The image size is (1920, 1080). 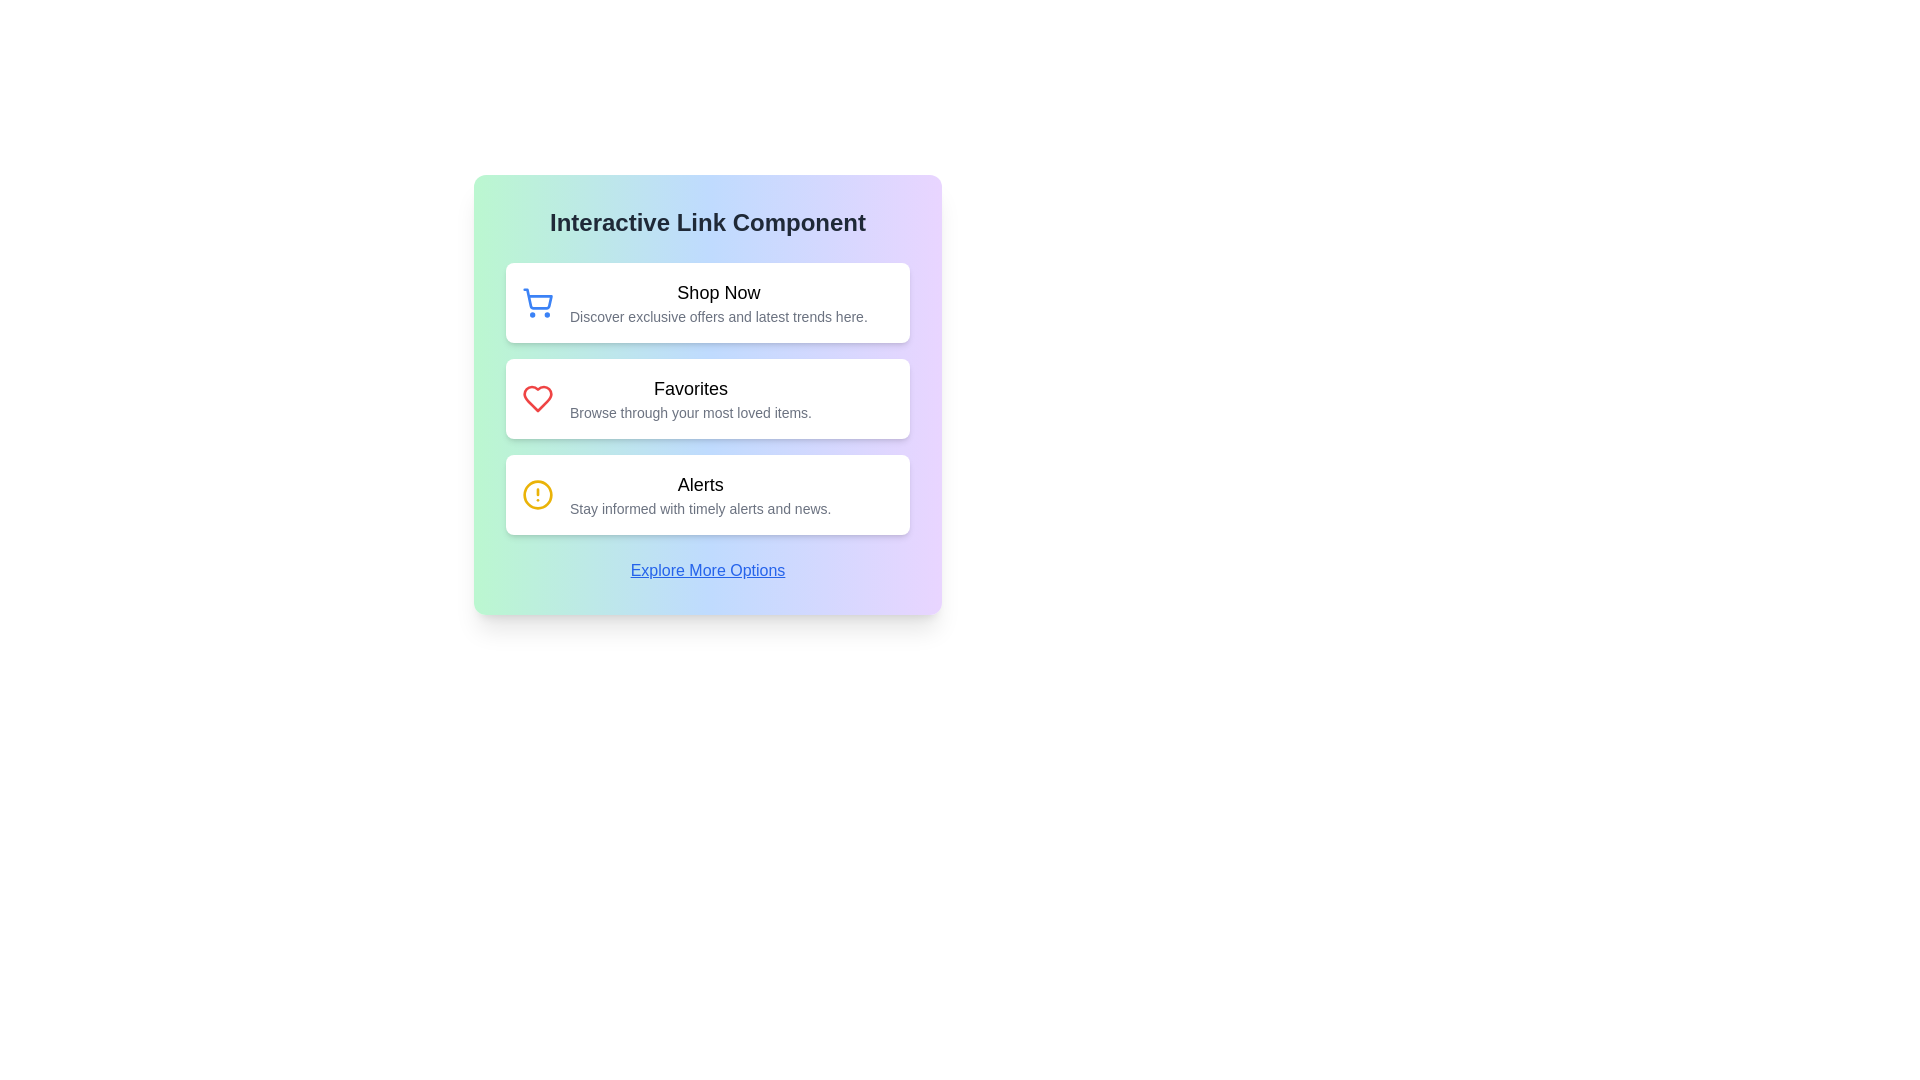 I want to click on the text element labeled 'Alerts', which is in bold and larger font, positioned as the title of the third card in a vertical stack under 'Interactive Link Component', so click(x=700, y=485).